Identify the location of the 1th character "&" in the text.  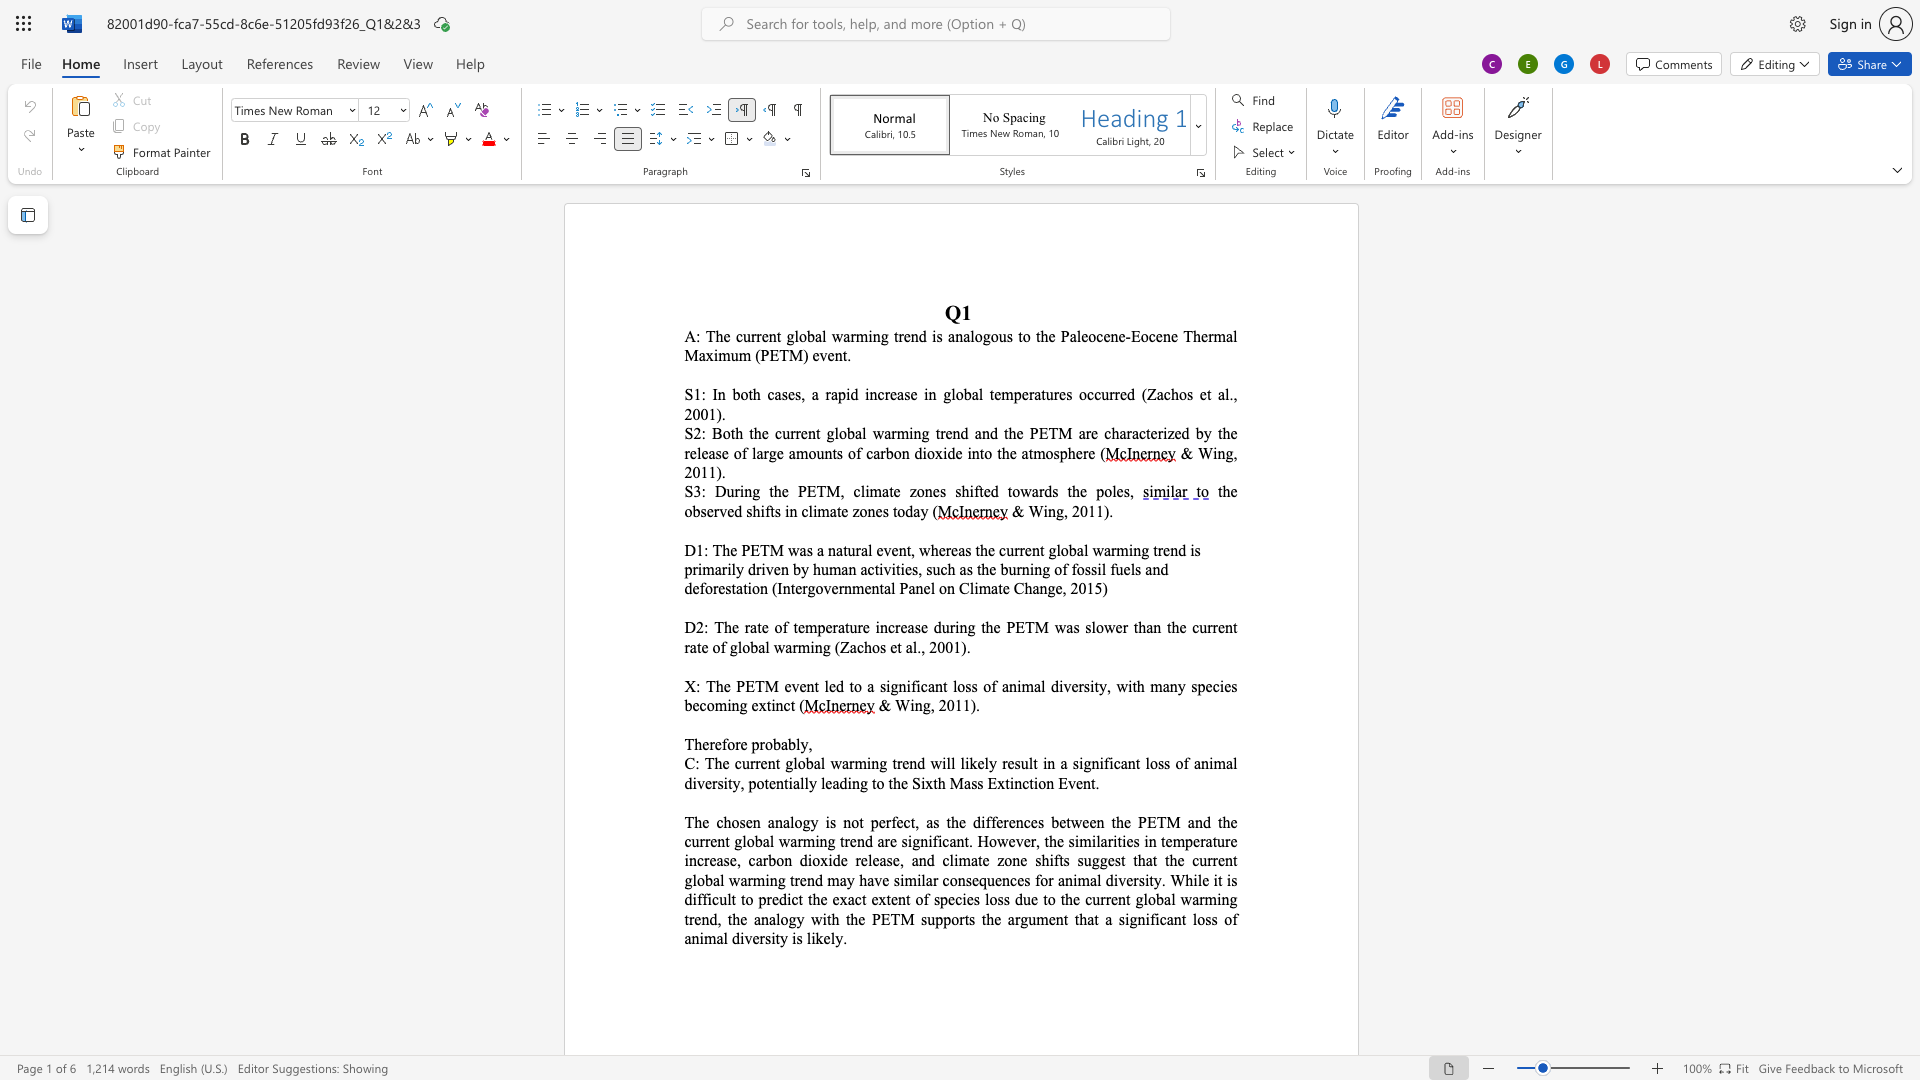
(1186, 453).